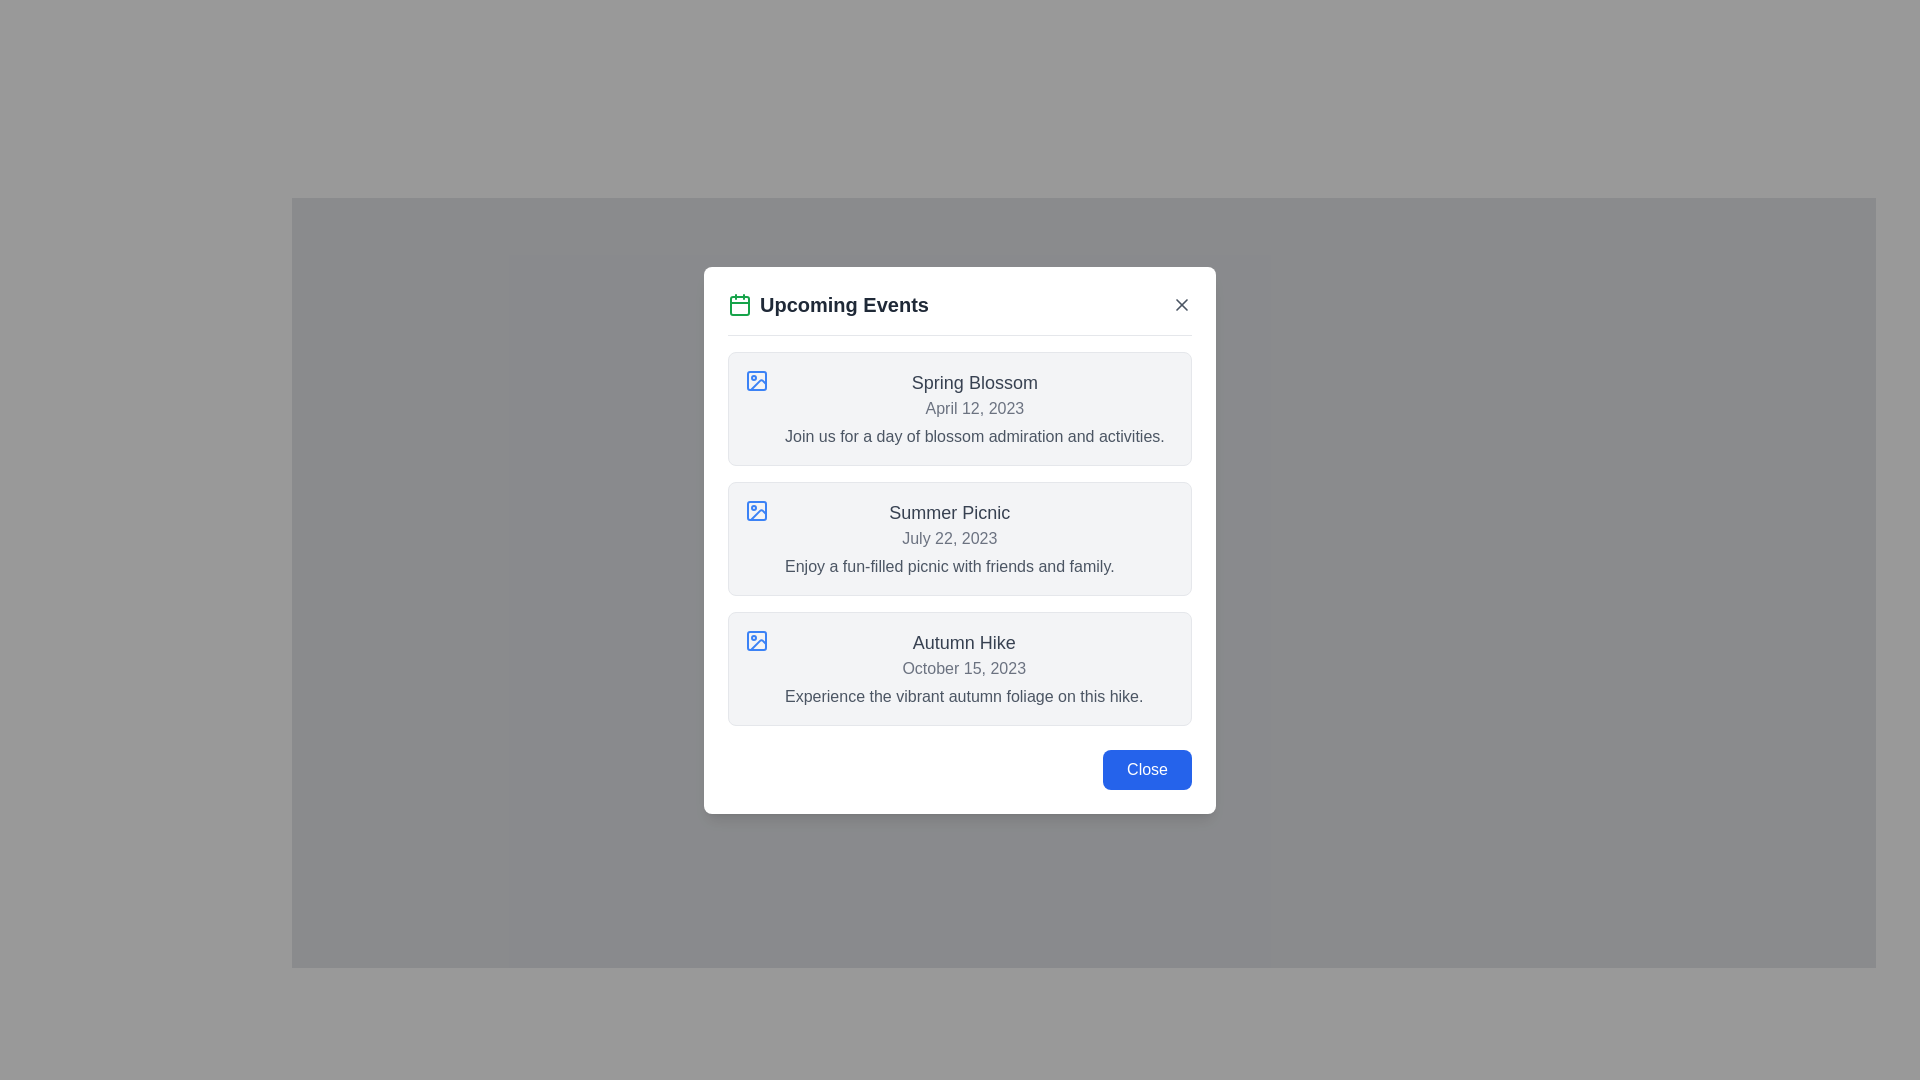 The height and width of the screenshot is (1080, 1920). I want to click on event details from the Event information card titled 'Summer Picnic', dated 'July 22, 2023', which is located in the second position of the event card list, so click(960, 536).